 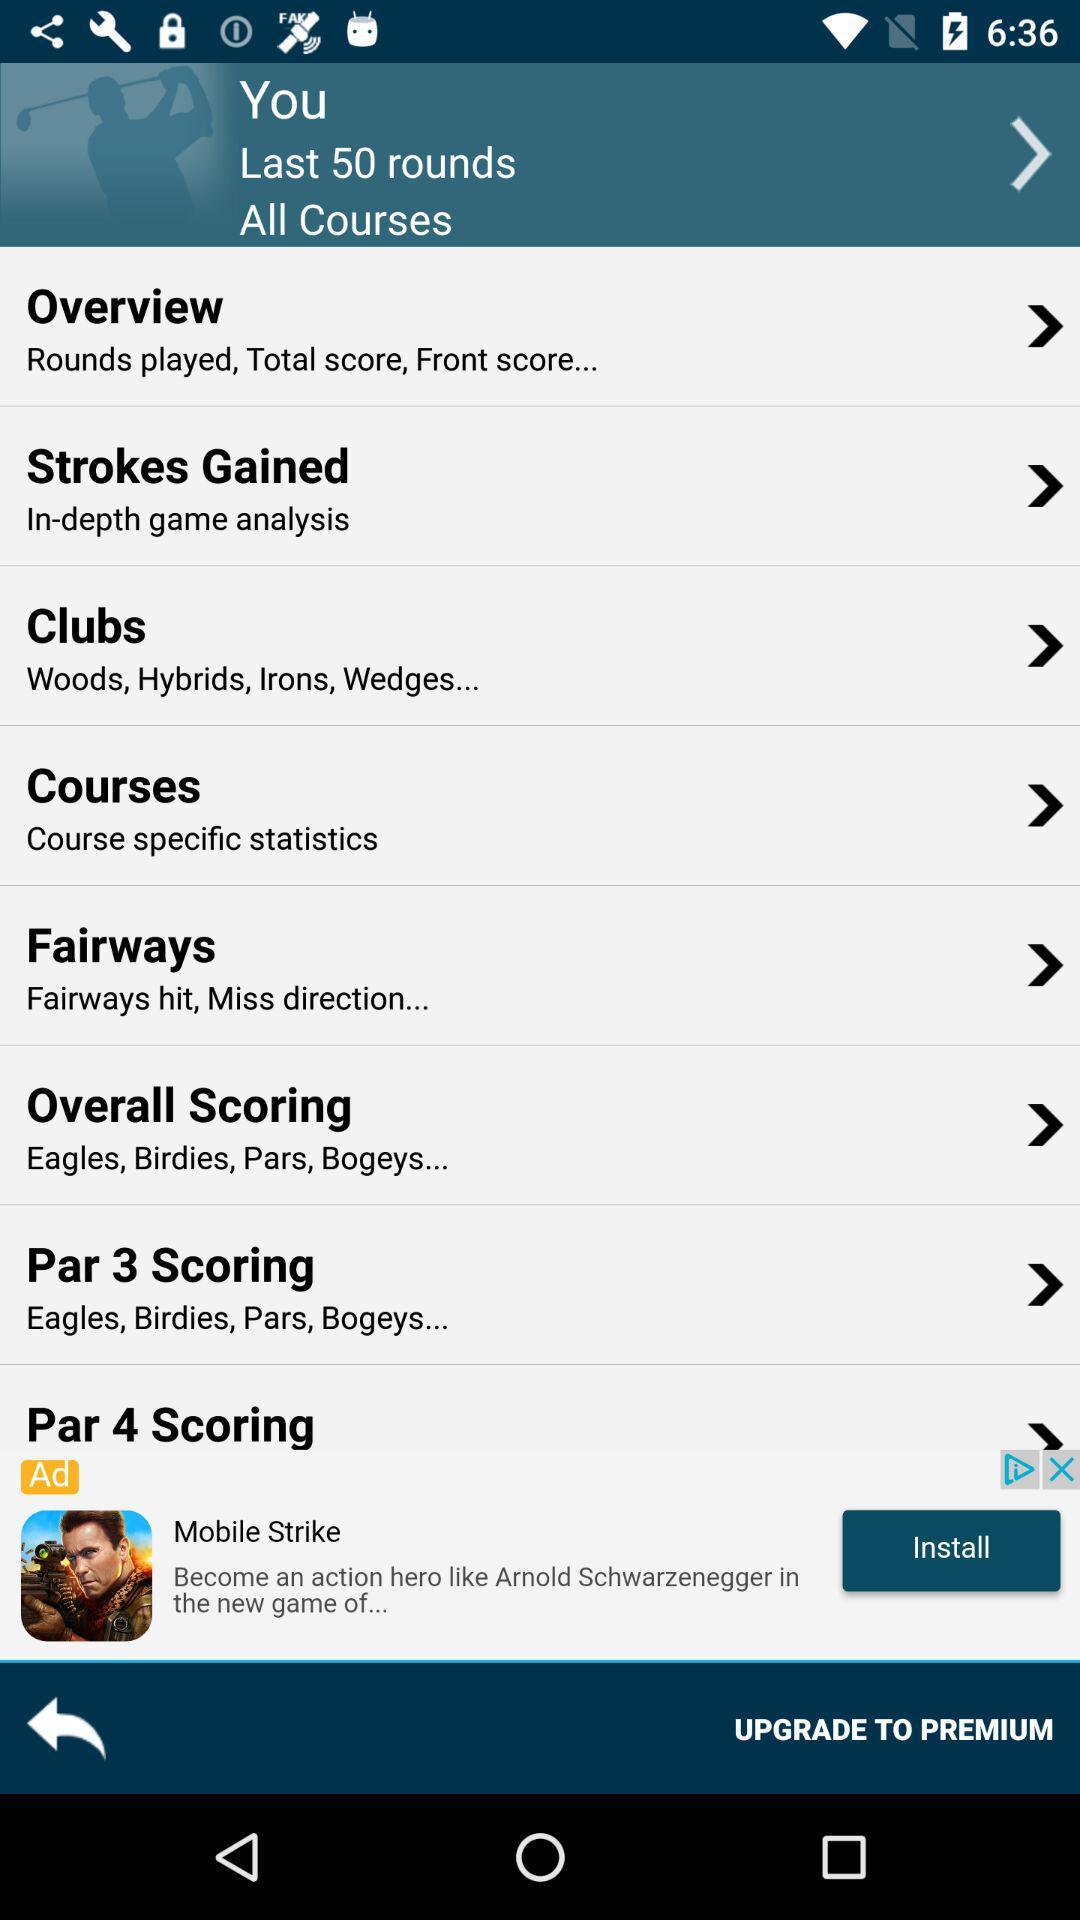 I want to click on app advertisement option, so click(x=540, y=1553).